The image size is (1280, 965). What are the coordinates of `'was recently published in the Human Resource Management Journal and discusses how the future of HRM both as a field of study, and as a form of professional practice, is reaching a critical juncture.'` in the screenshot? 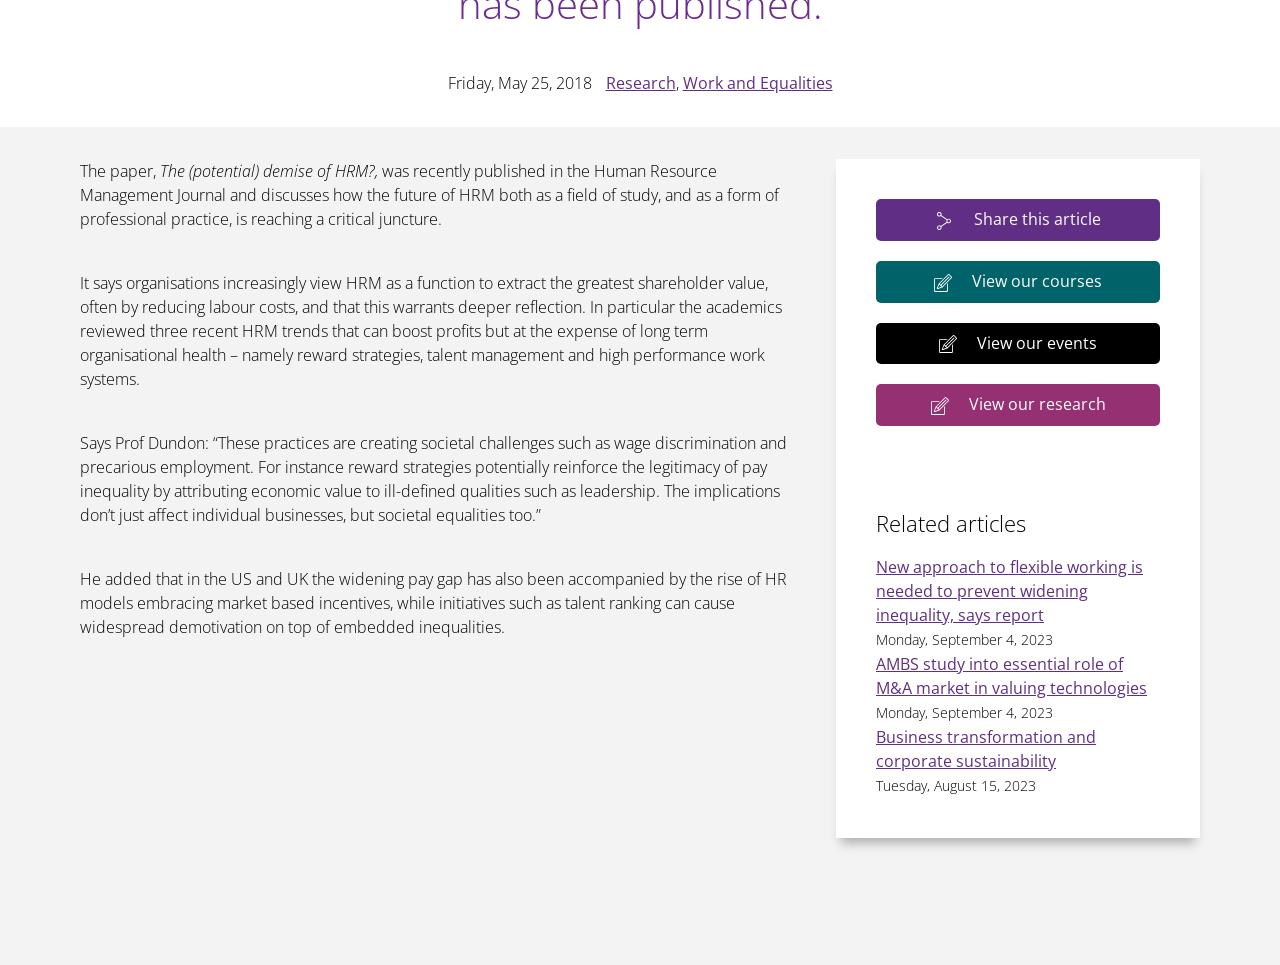 It's located at (428, 195).